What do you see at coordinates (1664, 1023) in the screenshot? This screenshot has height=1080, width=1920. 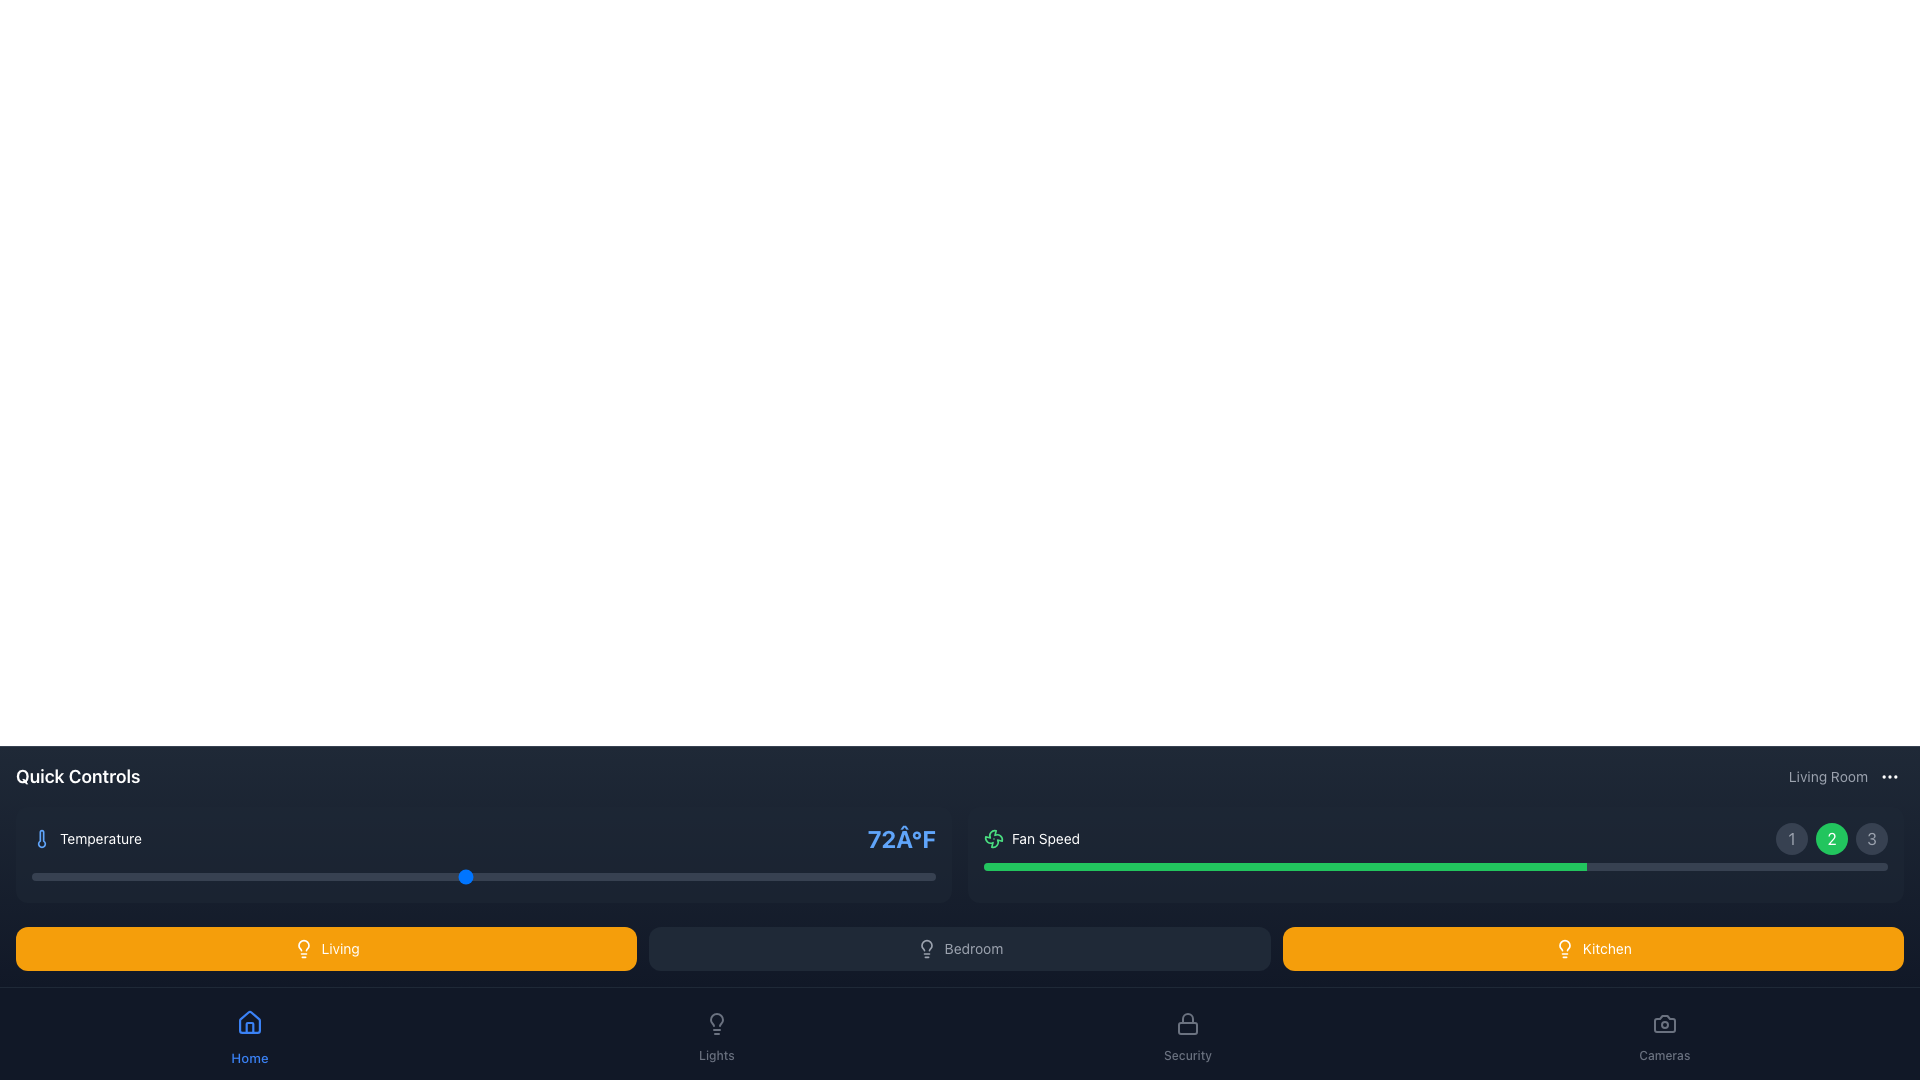 I see `the camera icon located at the bottom-right of the interface, which features a rectangular body with rounded edges and a circular lens` at bounding box center [1664, 1023].